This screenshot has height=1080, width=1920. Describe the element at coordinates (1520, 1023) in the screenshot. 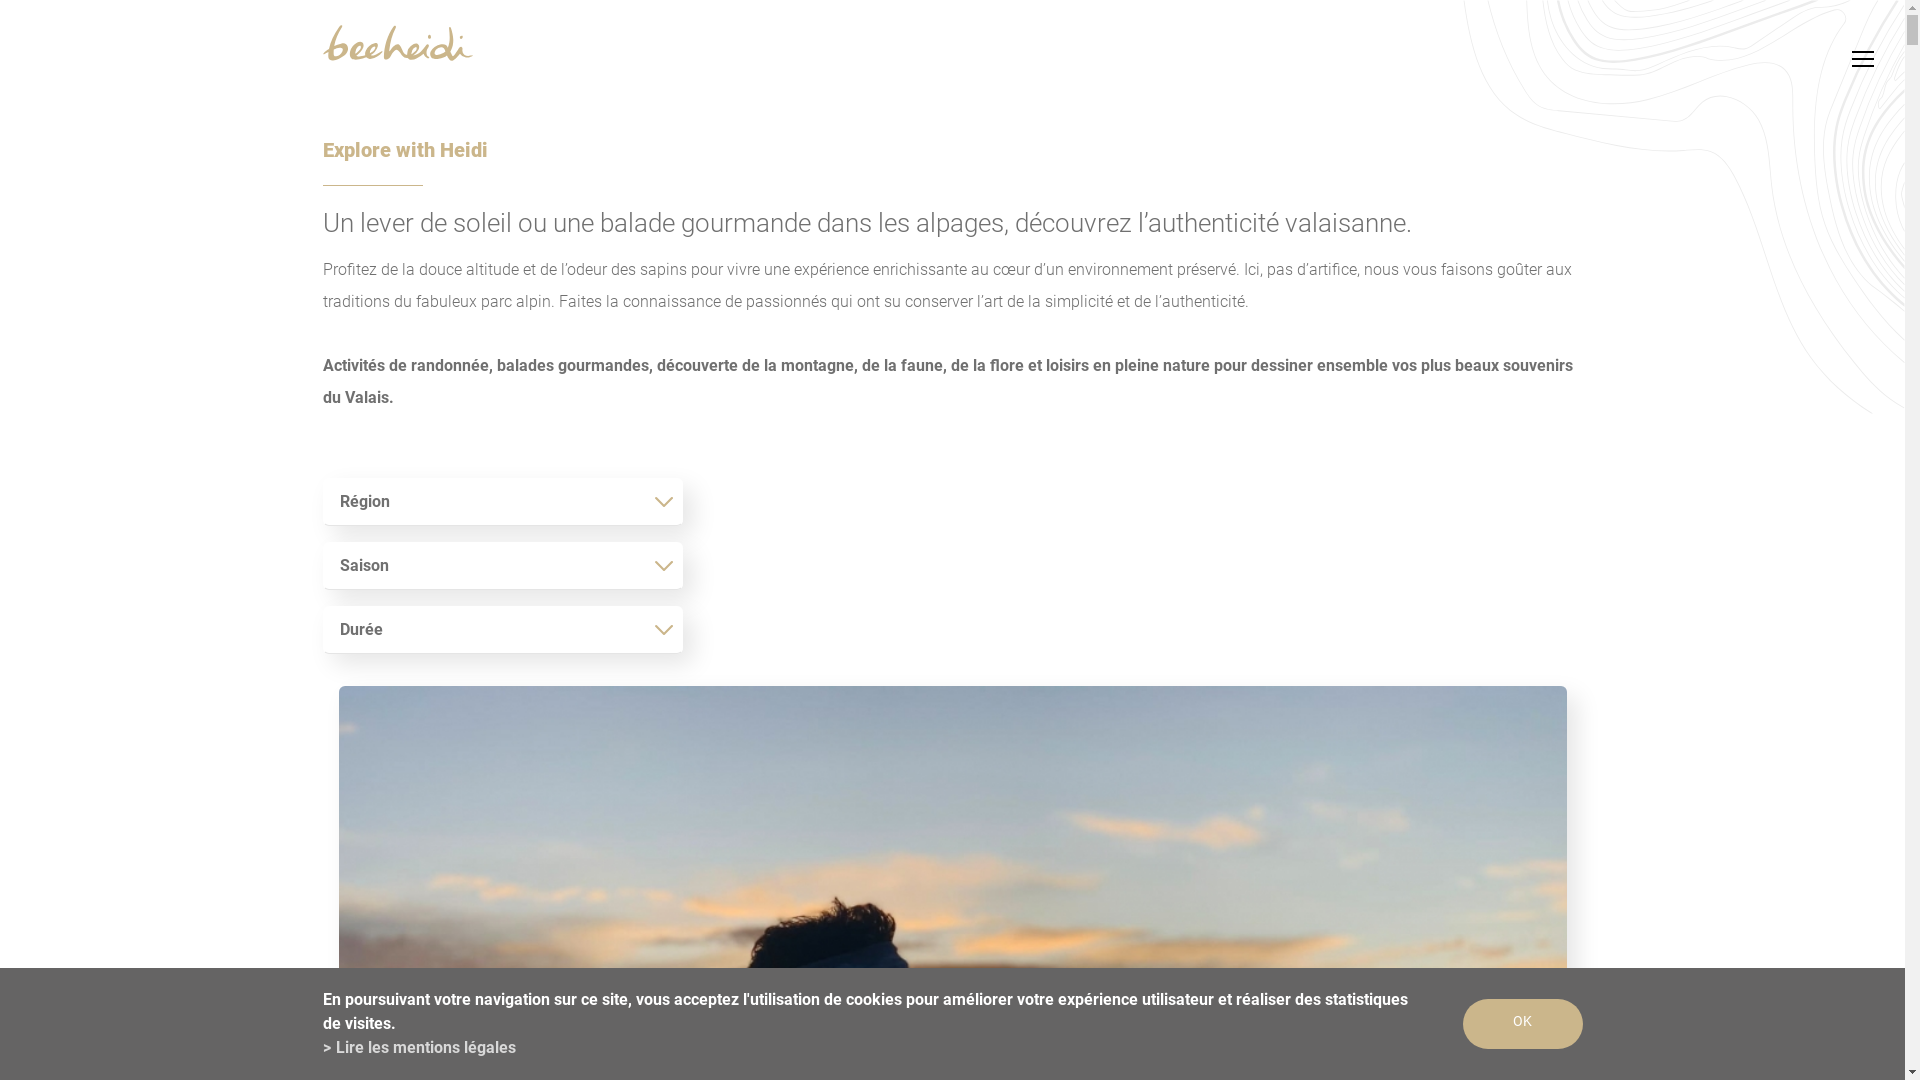

I see `'OK'` at that location.